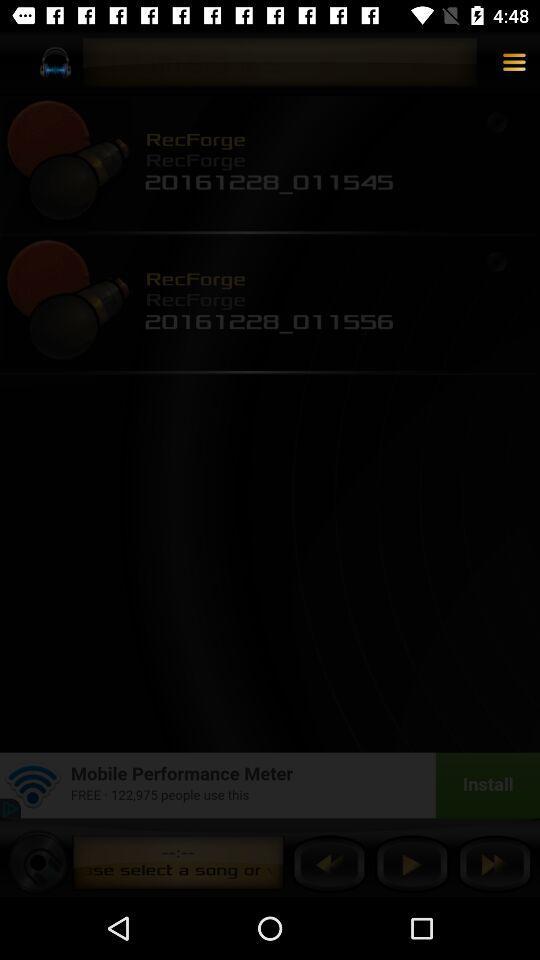 This screenshot has width=540, height=960. What do you see at coordinates (329, 863) in the screenshot?
I see `the backward button on the web page` at bounding box center [329, 863].